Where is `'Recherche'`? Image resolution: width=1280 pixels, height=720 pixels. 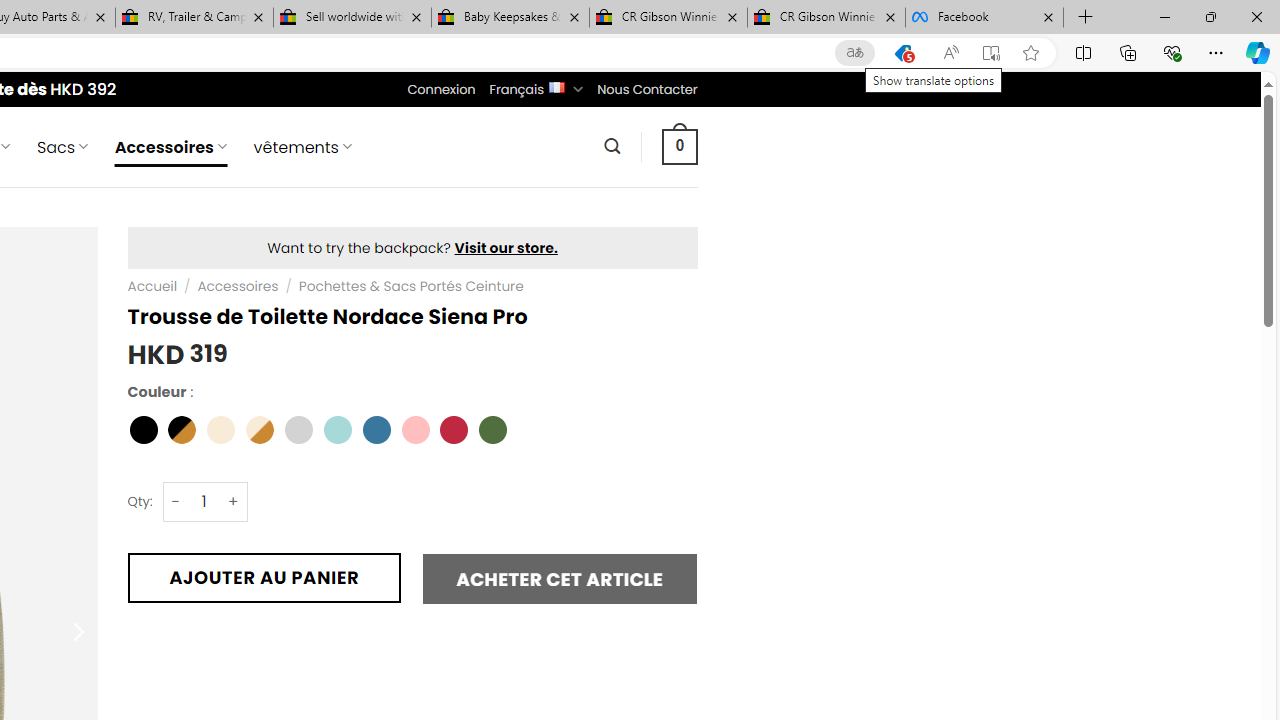 'Recherche' is located at coordinates (611, 145).